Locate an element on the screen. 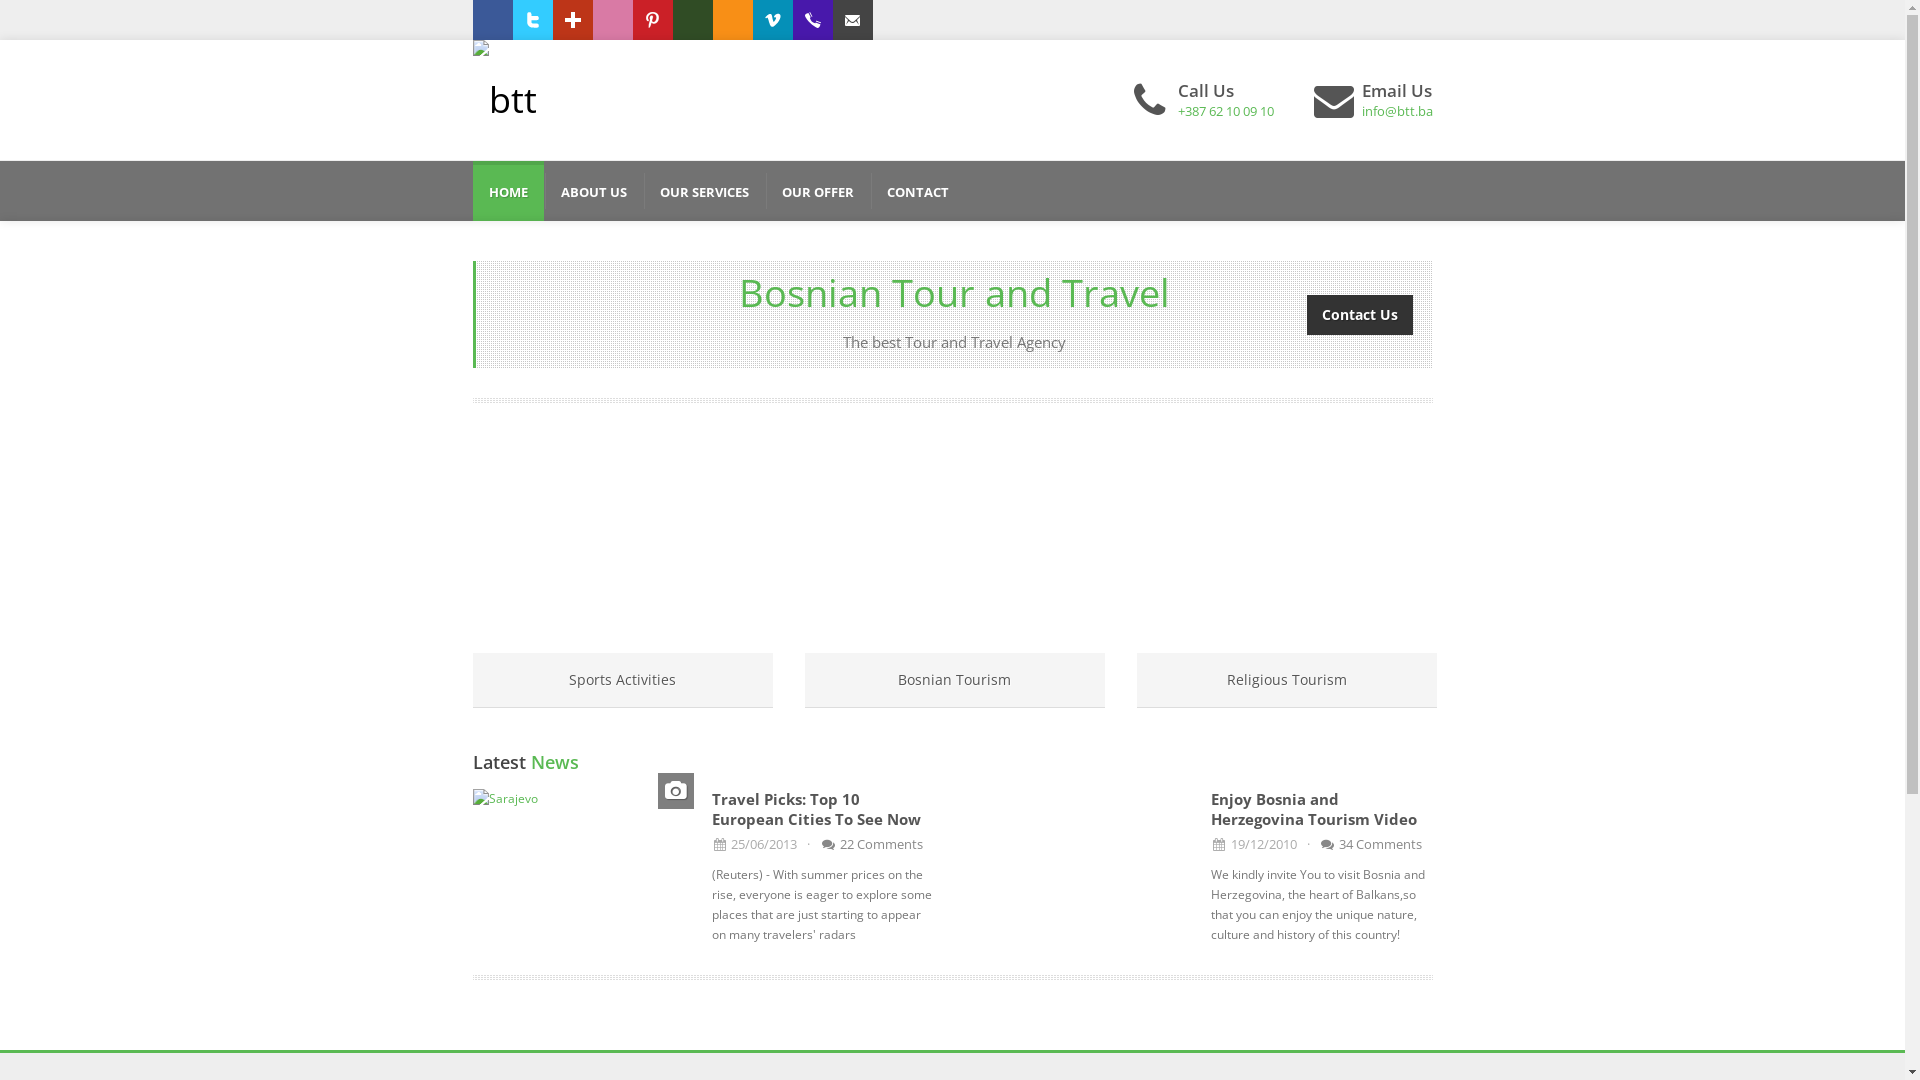  'Religious Tourism' is located at coordinates (1286, 678).